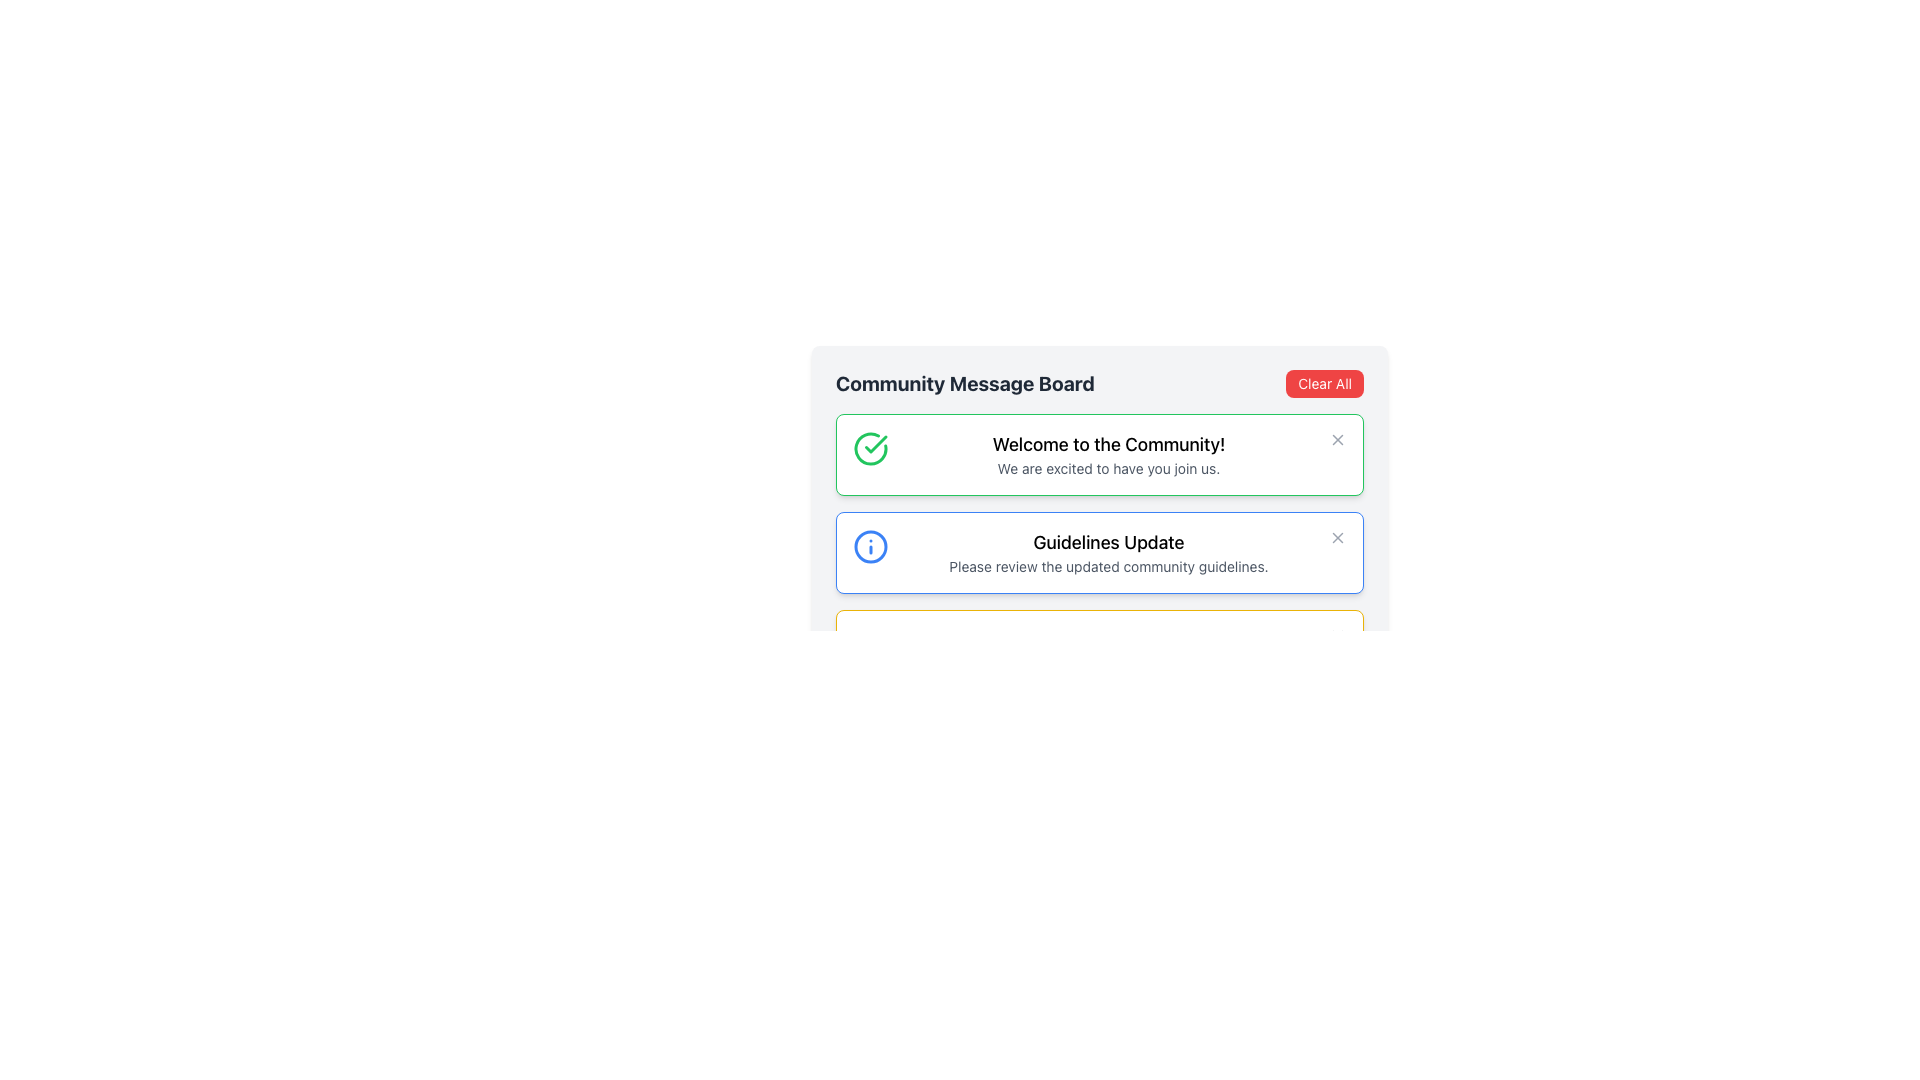 This screenshot has height=1080, width=1920. What do you see at coordinates (870, 547) in the screenshot?
I see `the circular blue outlined icon with an information symbol ('i') inside, located to the left of the 'Guidelines Update' message` at bounding box center [870, 547].